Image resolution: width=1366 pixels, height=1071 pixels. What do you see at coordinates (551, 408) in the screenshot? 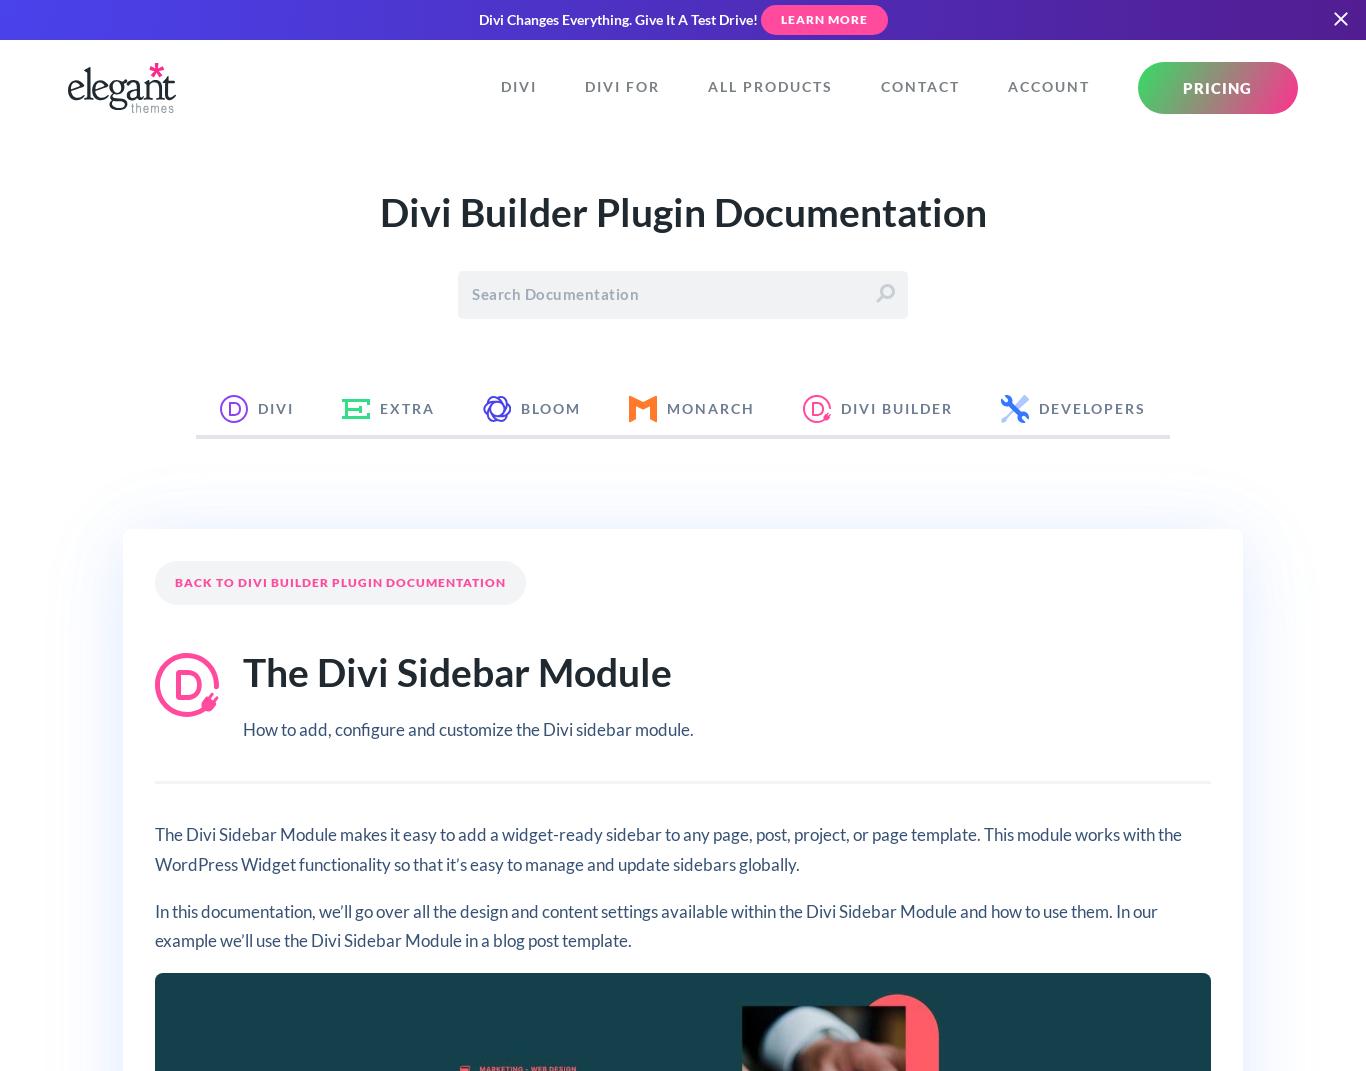
I see `'Bloom'` at bounding box center [551, 408].